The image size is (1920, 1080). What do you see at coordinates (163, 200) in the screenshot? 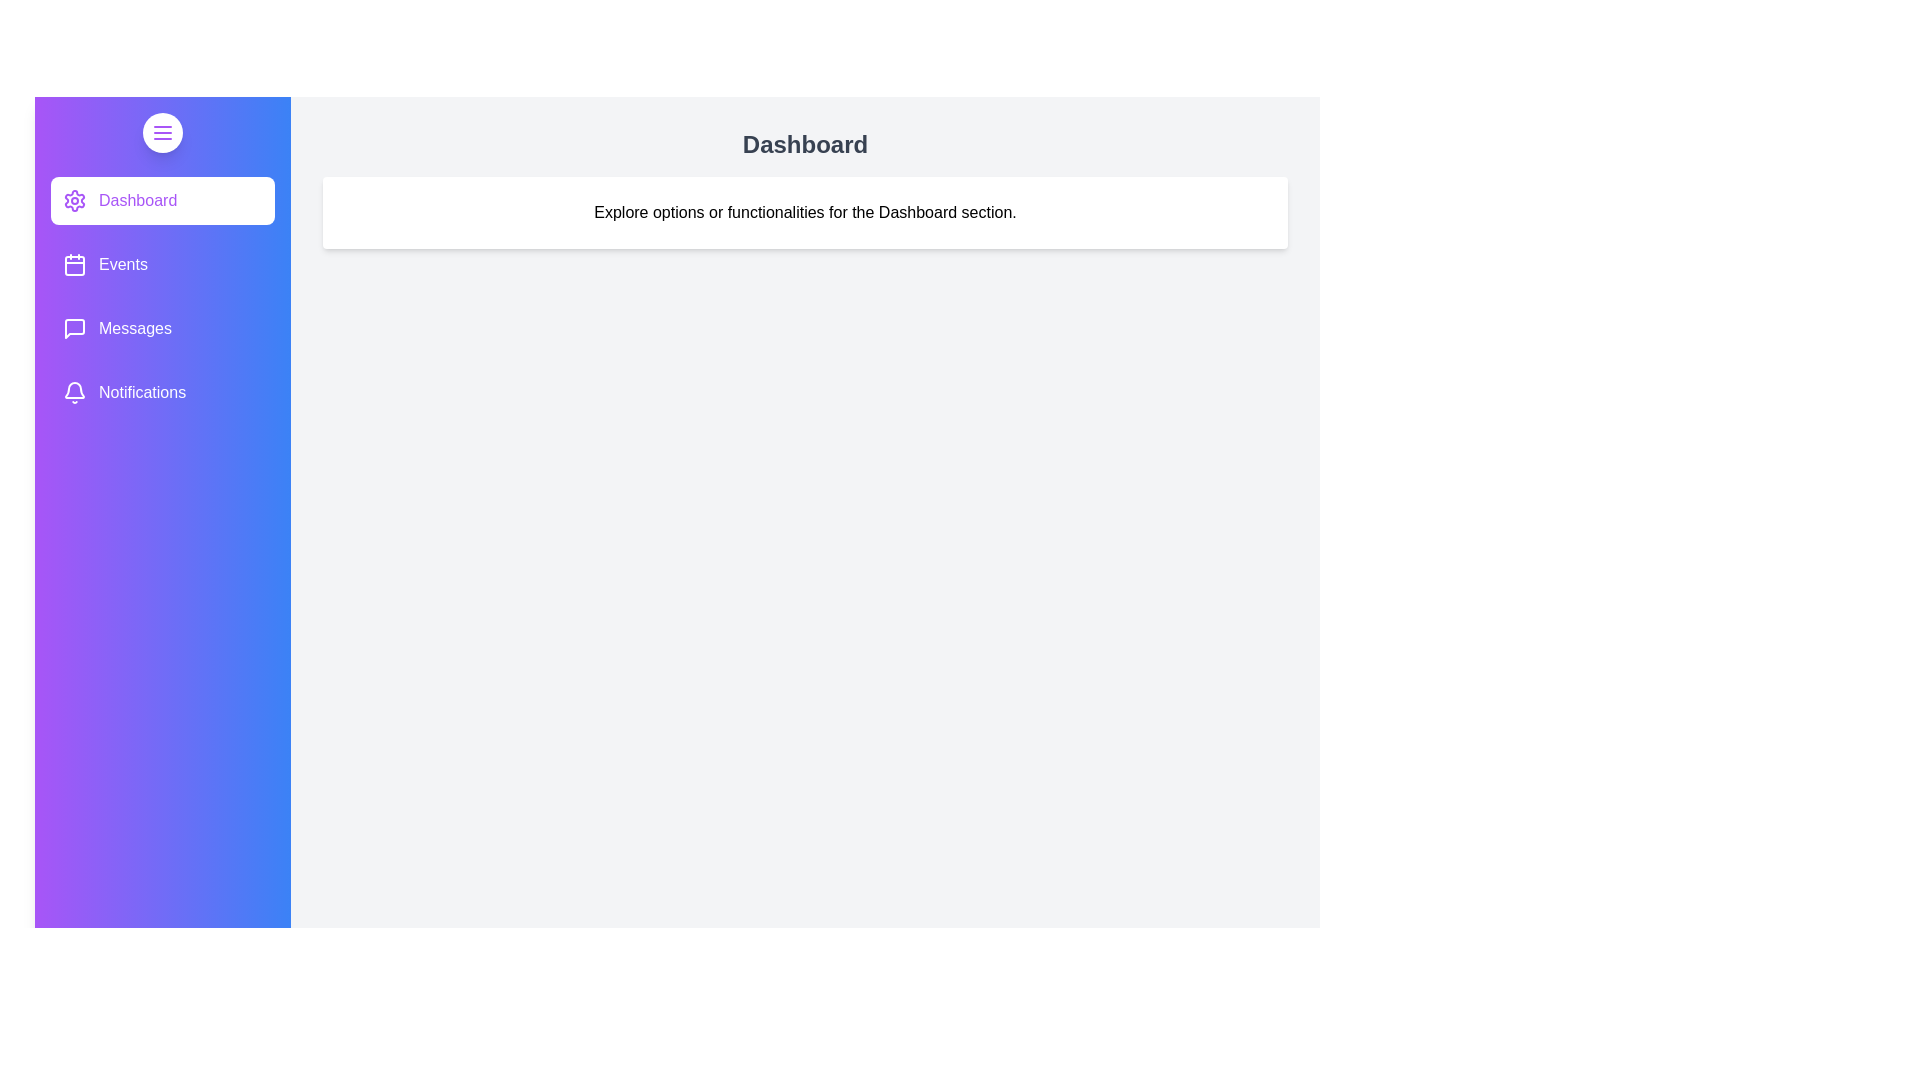
I see `the Dashboard section in the sidebar to switch the active view` at bounding box center [163, 200].